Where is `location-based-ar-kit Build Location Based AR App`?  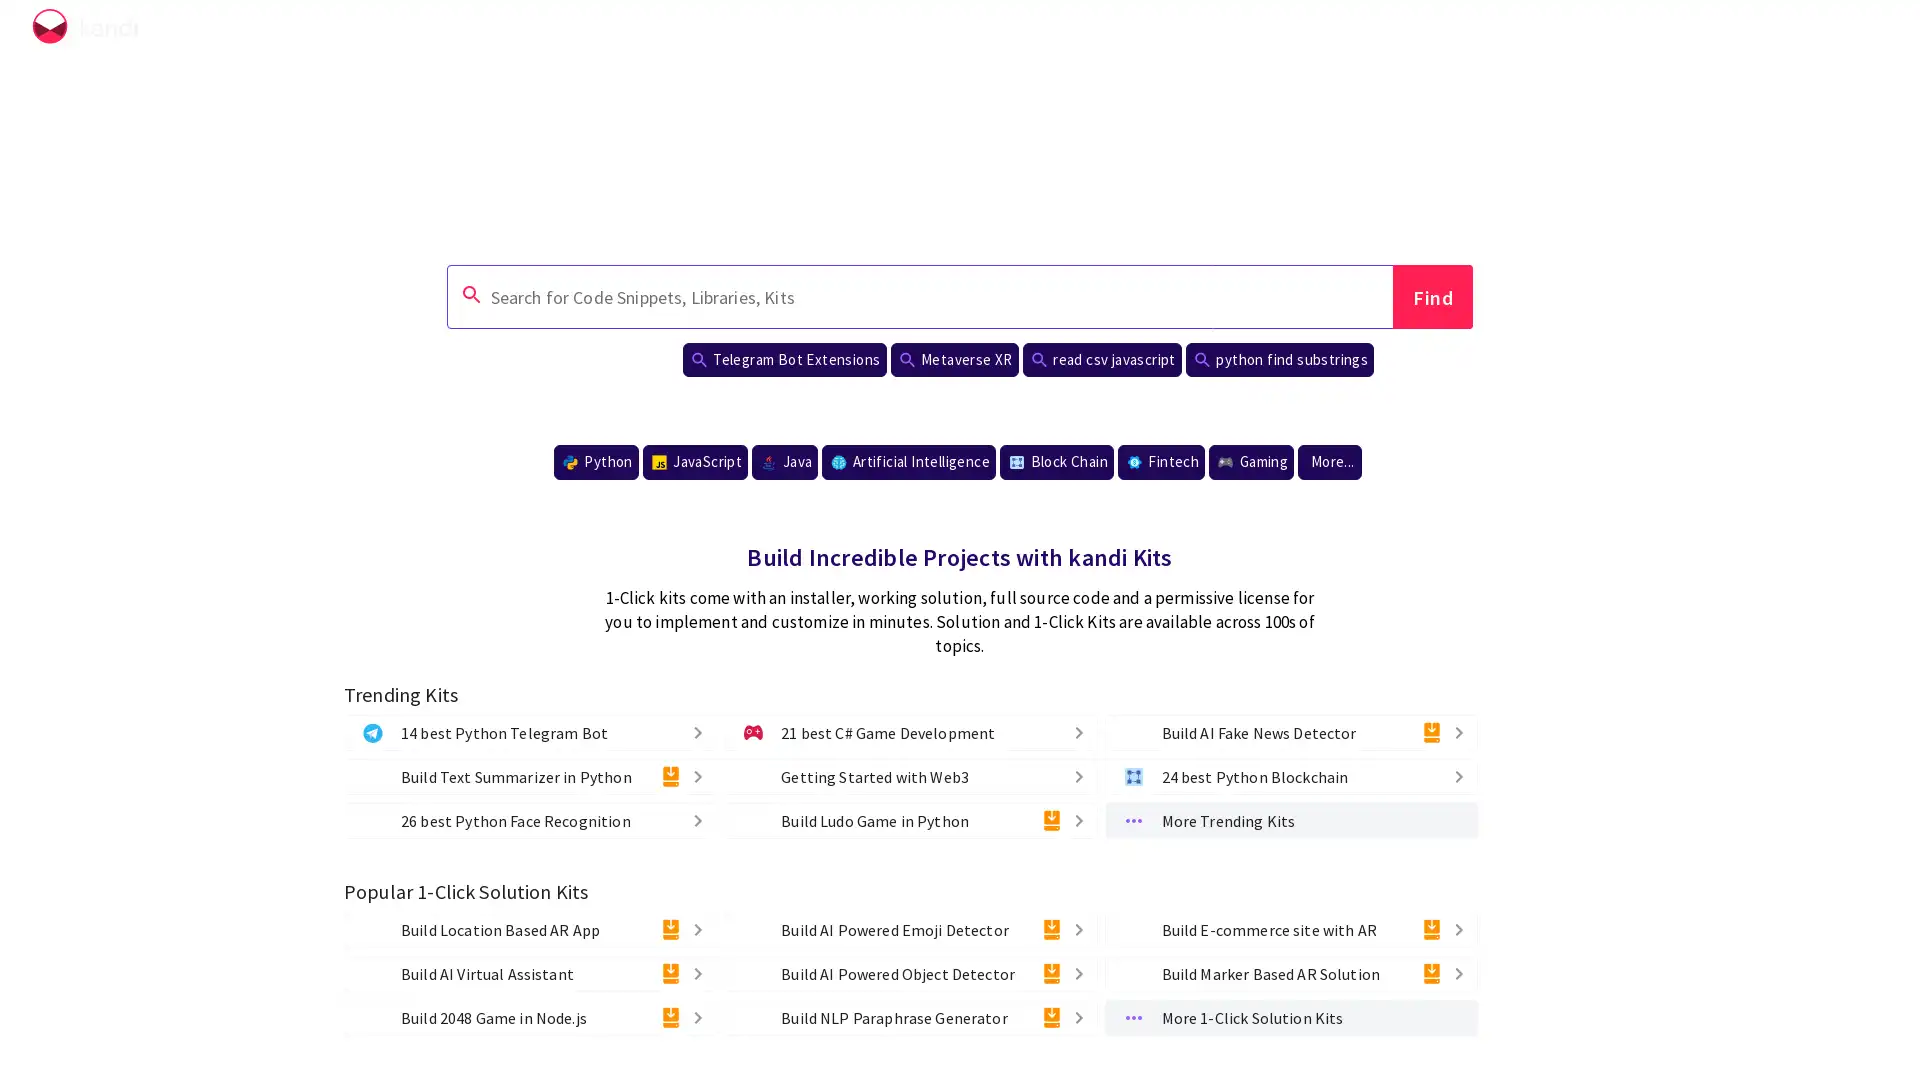
location-based-ar-kit Build Location Based AR App is located at coordinates (530, 929).